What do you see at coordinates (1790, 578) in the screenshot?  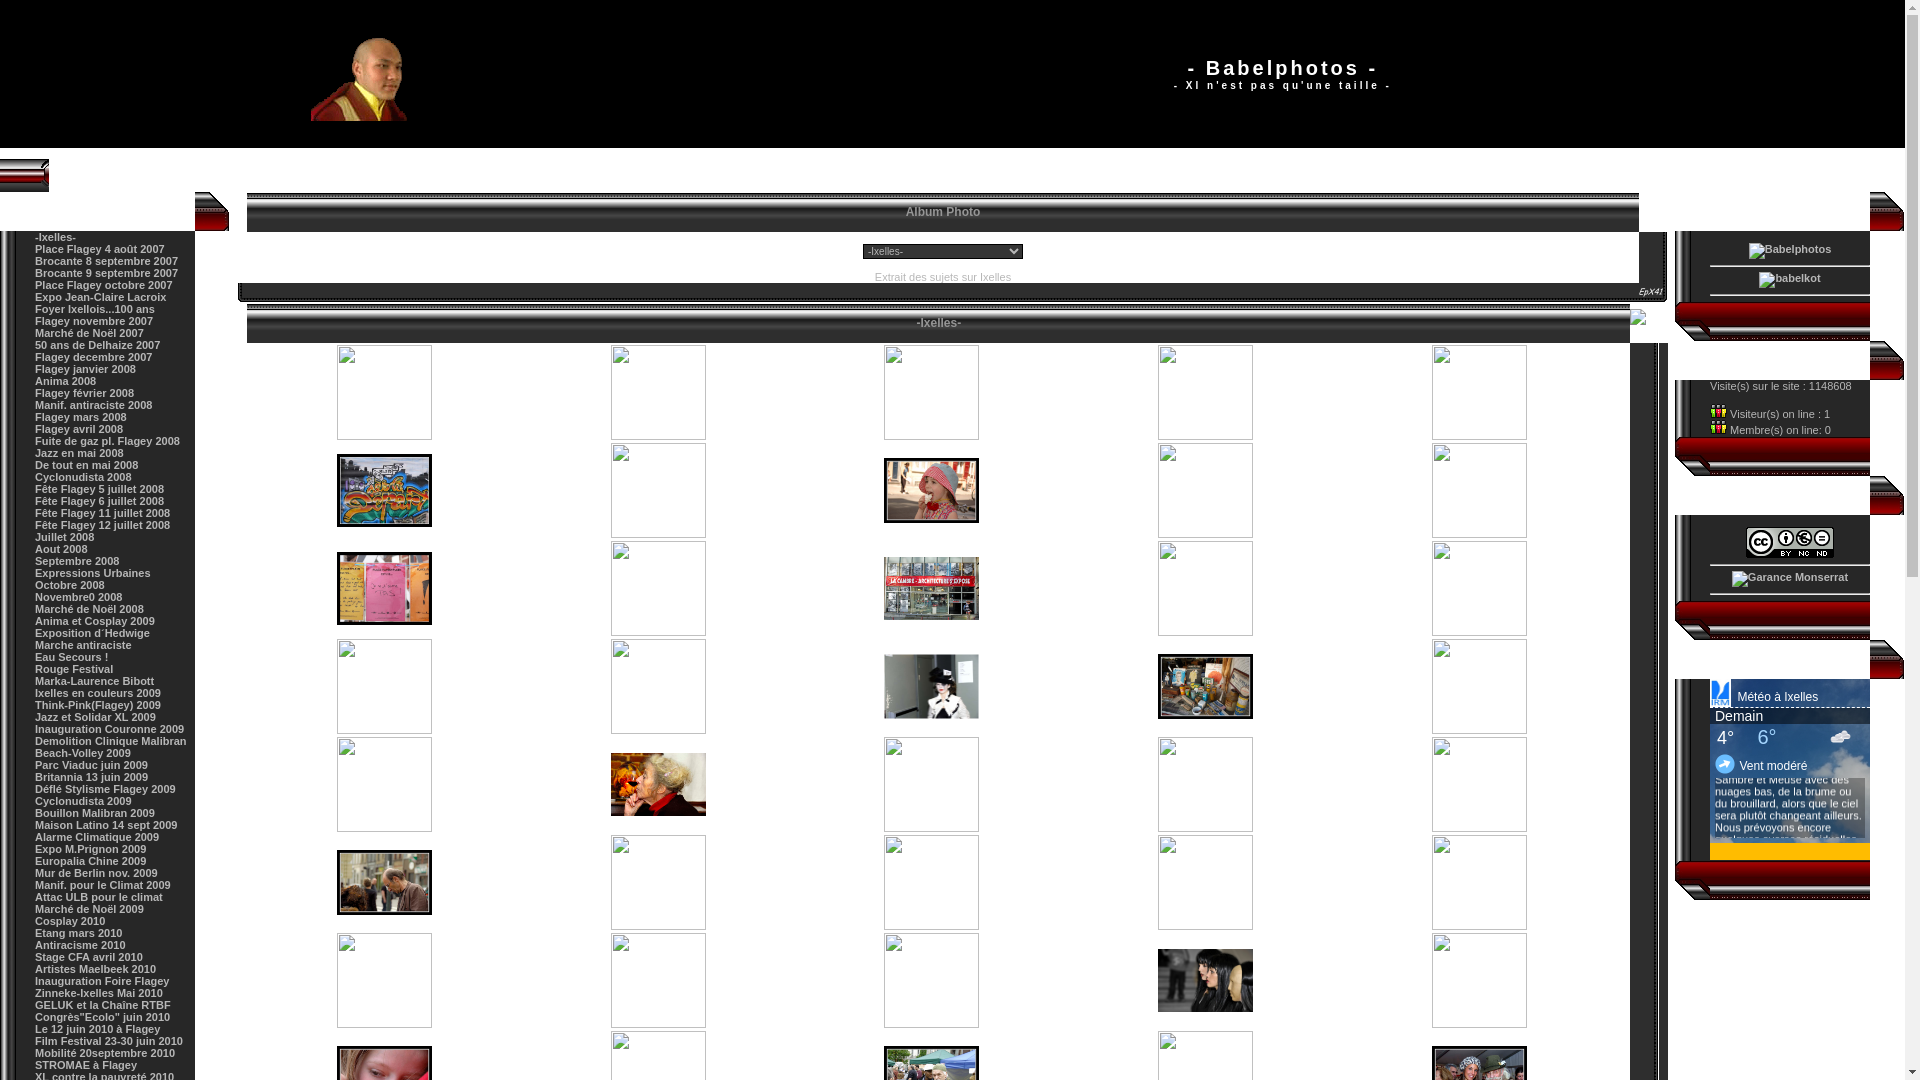 I see `'Garance Monserrat'` at bounding box center [1790, 578].